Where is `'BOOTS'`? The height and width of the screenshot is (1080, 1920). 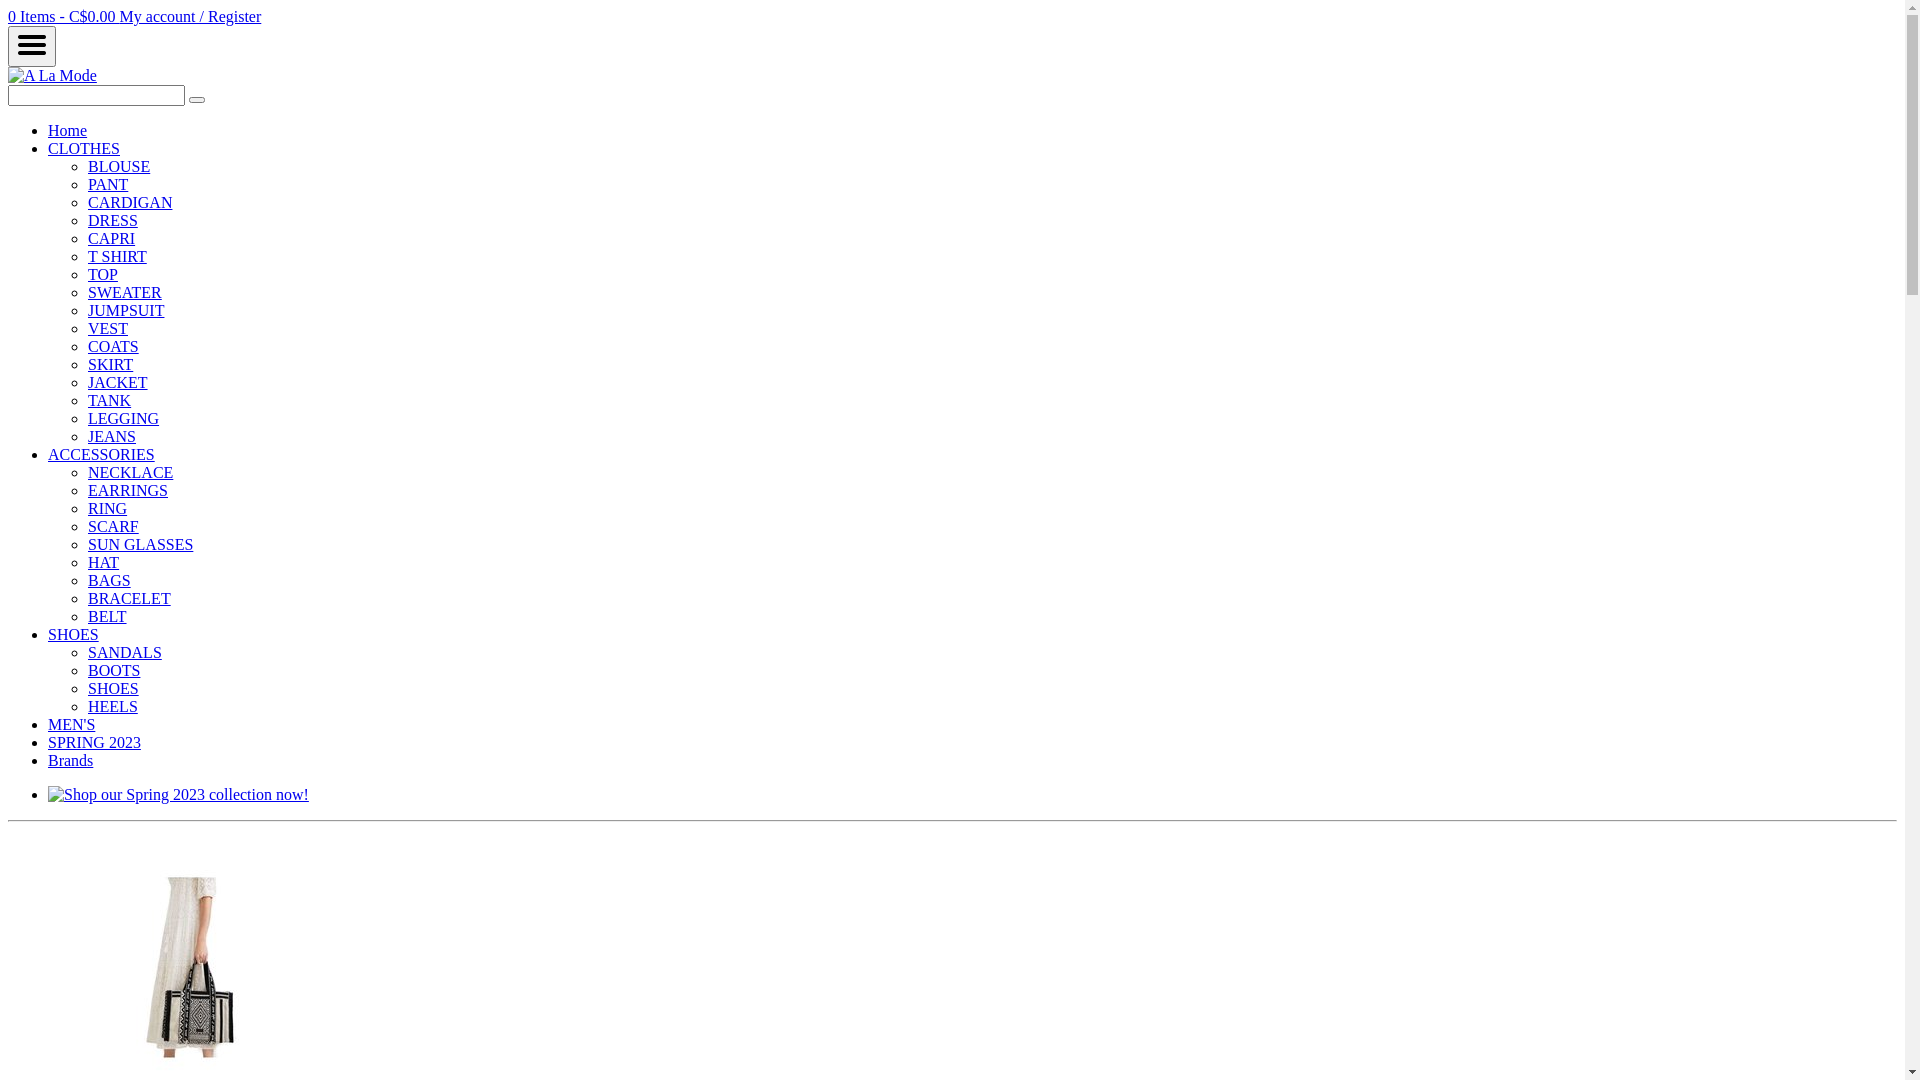 'BOOTS' is located at coordinates (86, 670).